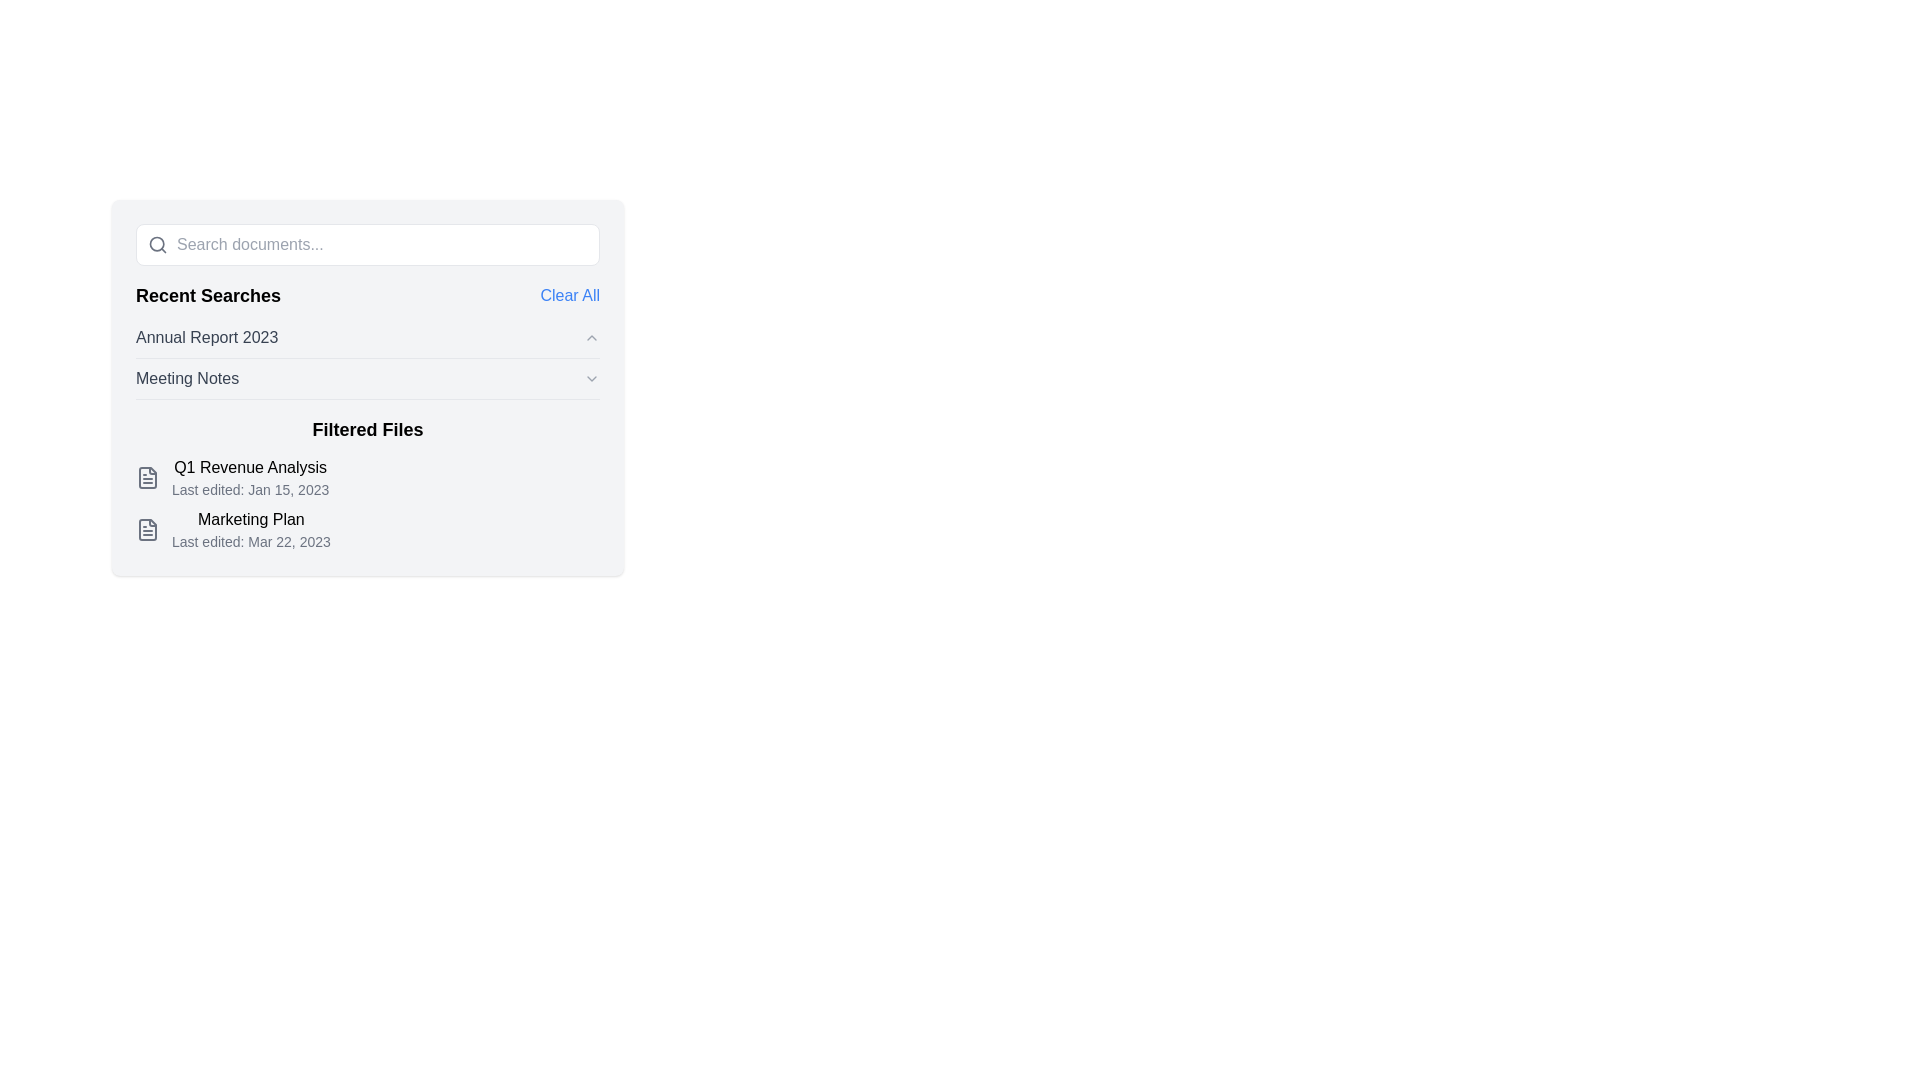 This screenshot has width=1920, height=1080. What do you see at coordinates (157, 244) in the screenshot?
I see `the search icon represented by a magnifying glass symbol to focus on the search input field` at bounding box center [157, 244].